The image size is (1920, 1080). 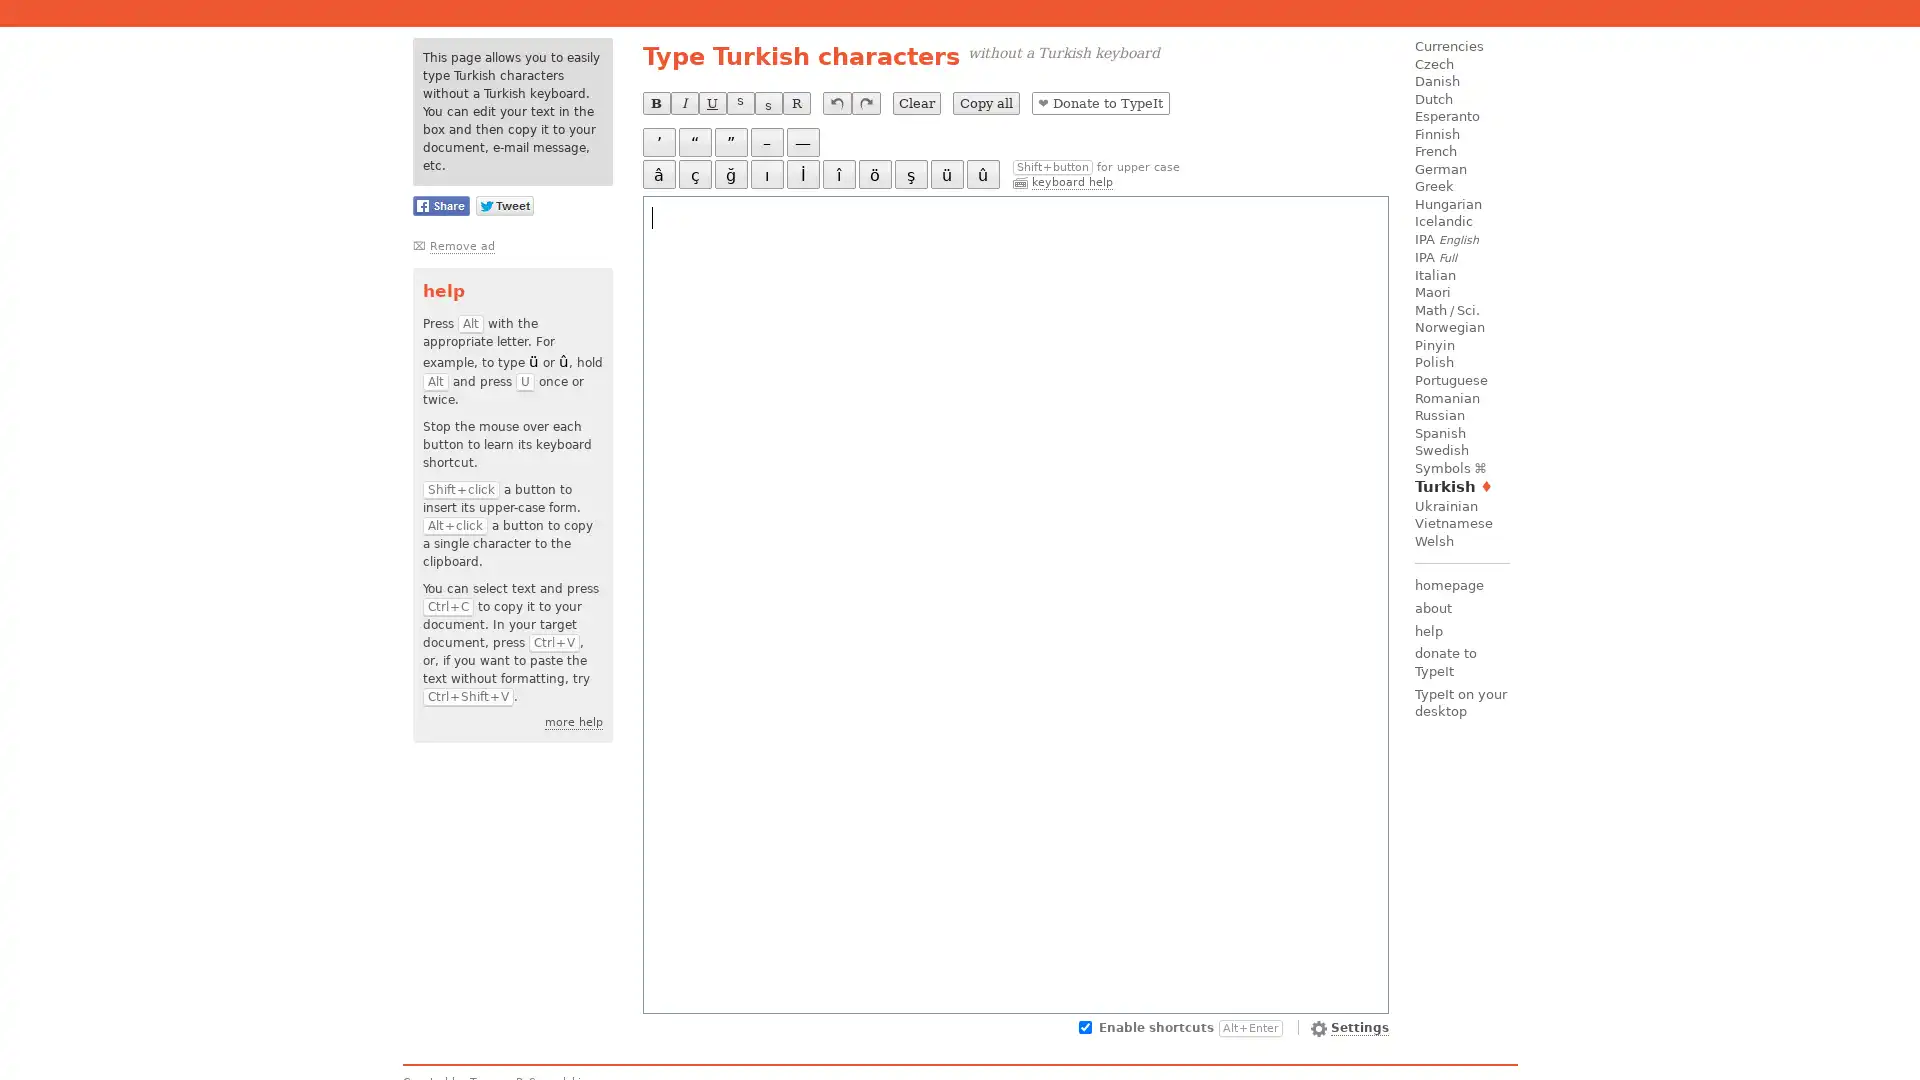 I want to click on c, so click(x=694, y=173).